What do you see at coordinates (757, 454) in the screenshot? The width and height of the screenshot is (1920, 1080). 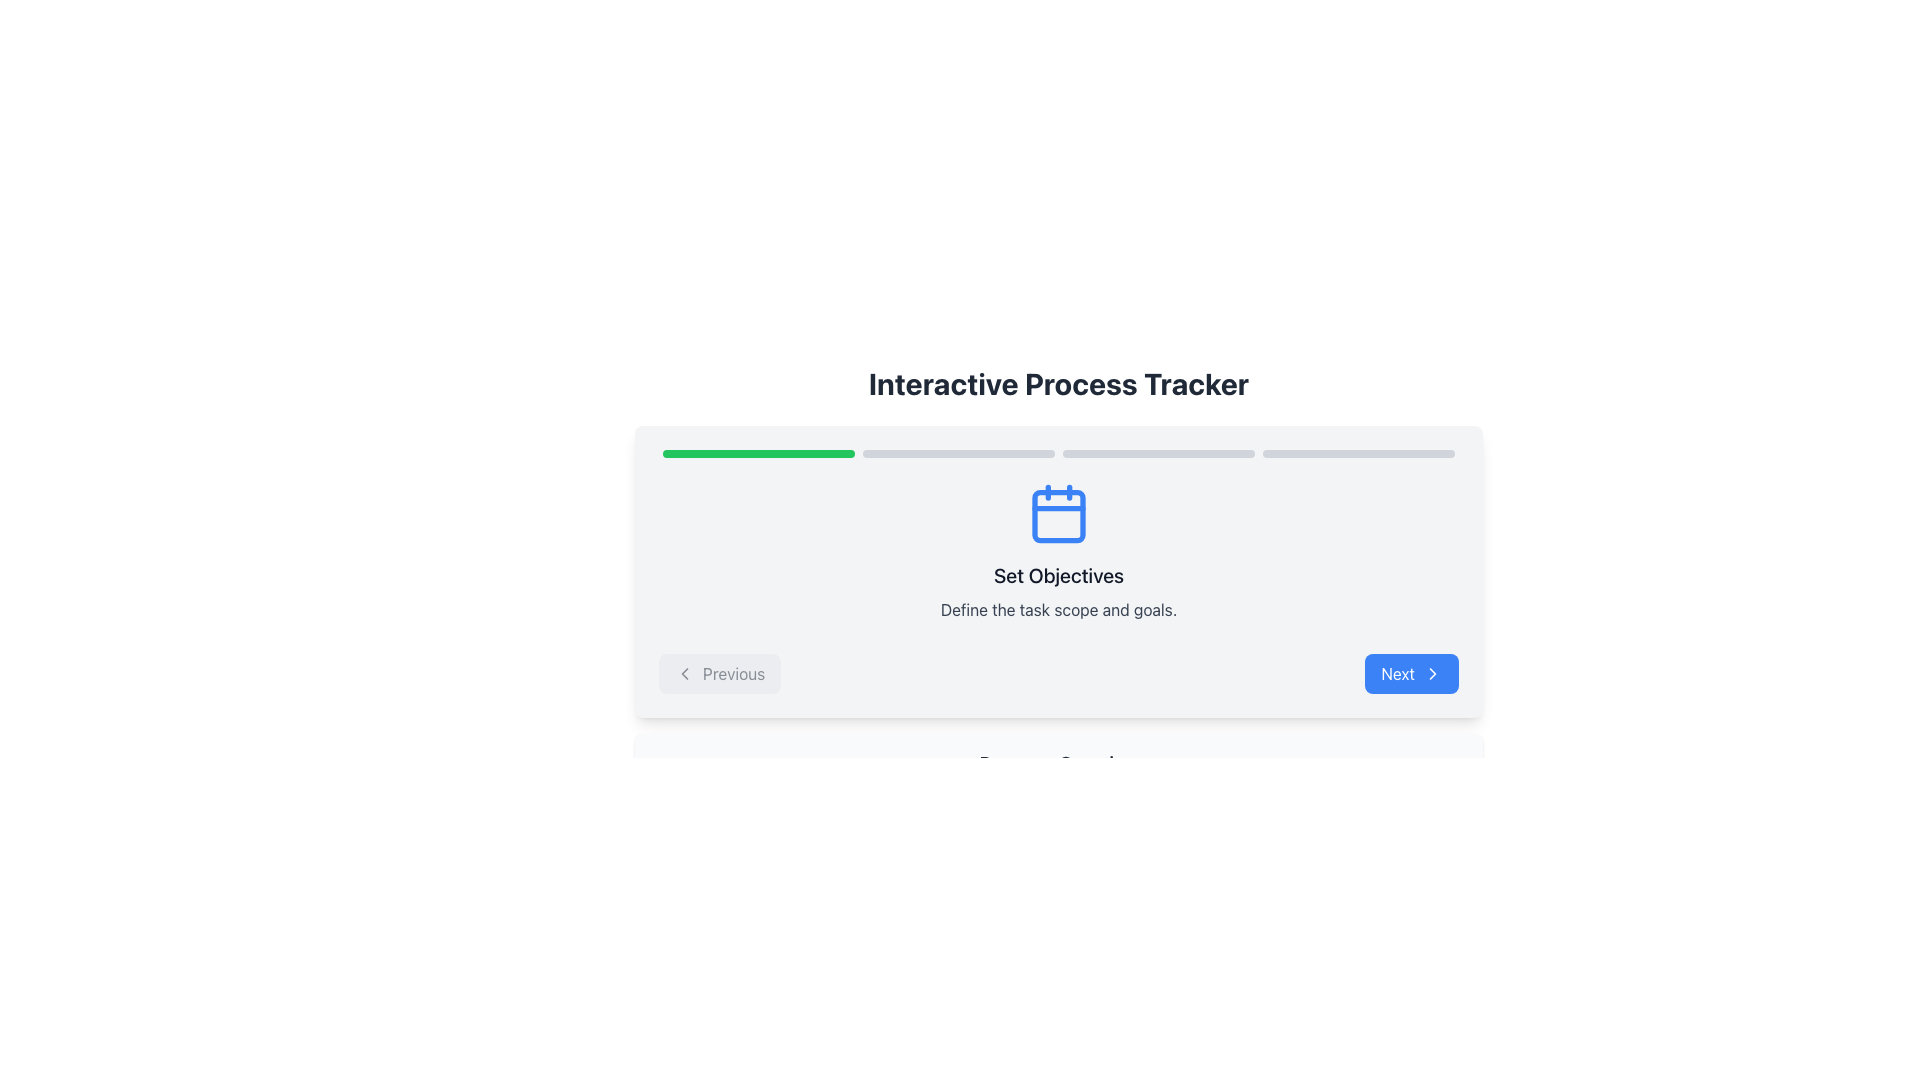 I see `the first segment of the progress indicator bar, which visually represents the active state in the multi-step progress tracker` at bounding box center [757, 454].